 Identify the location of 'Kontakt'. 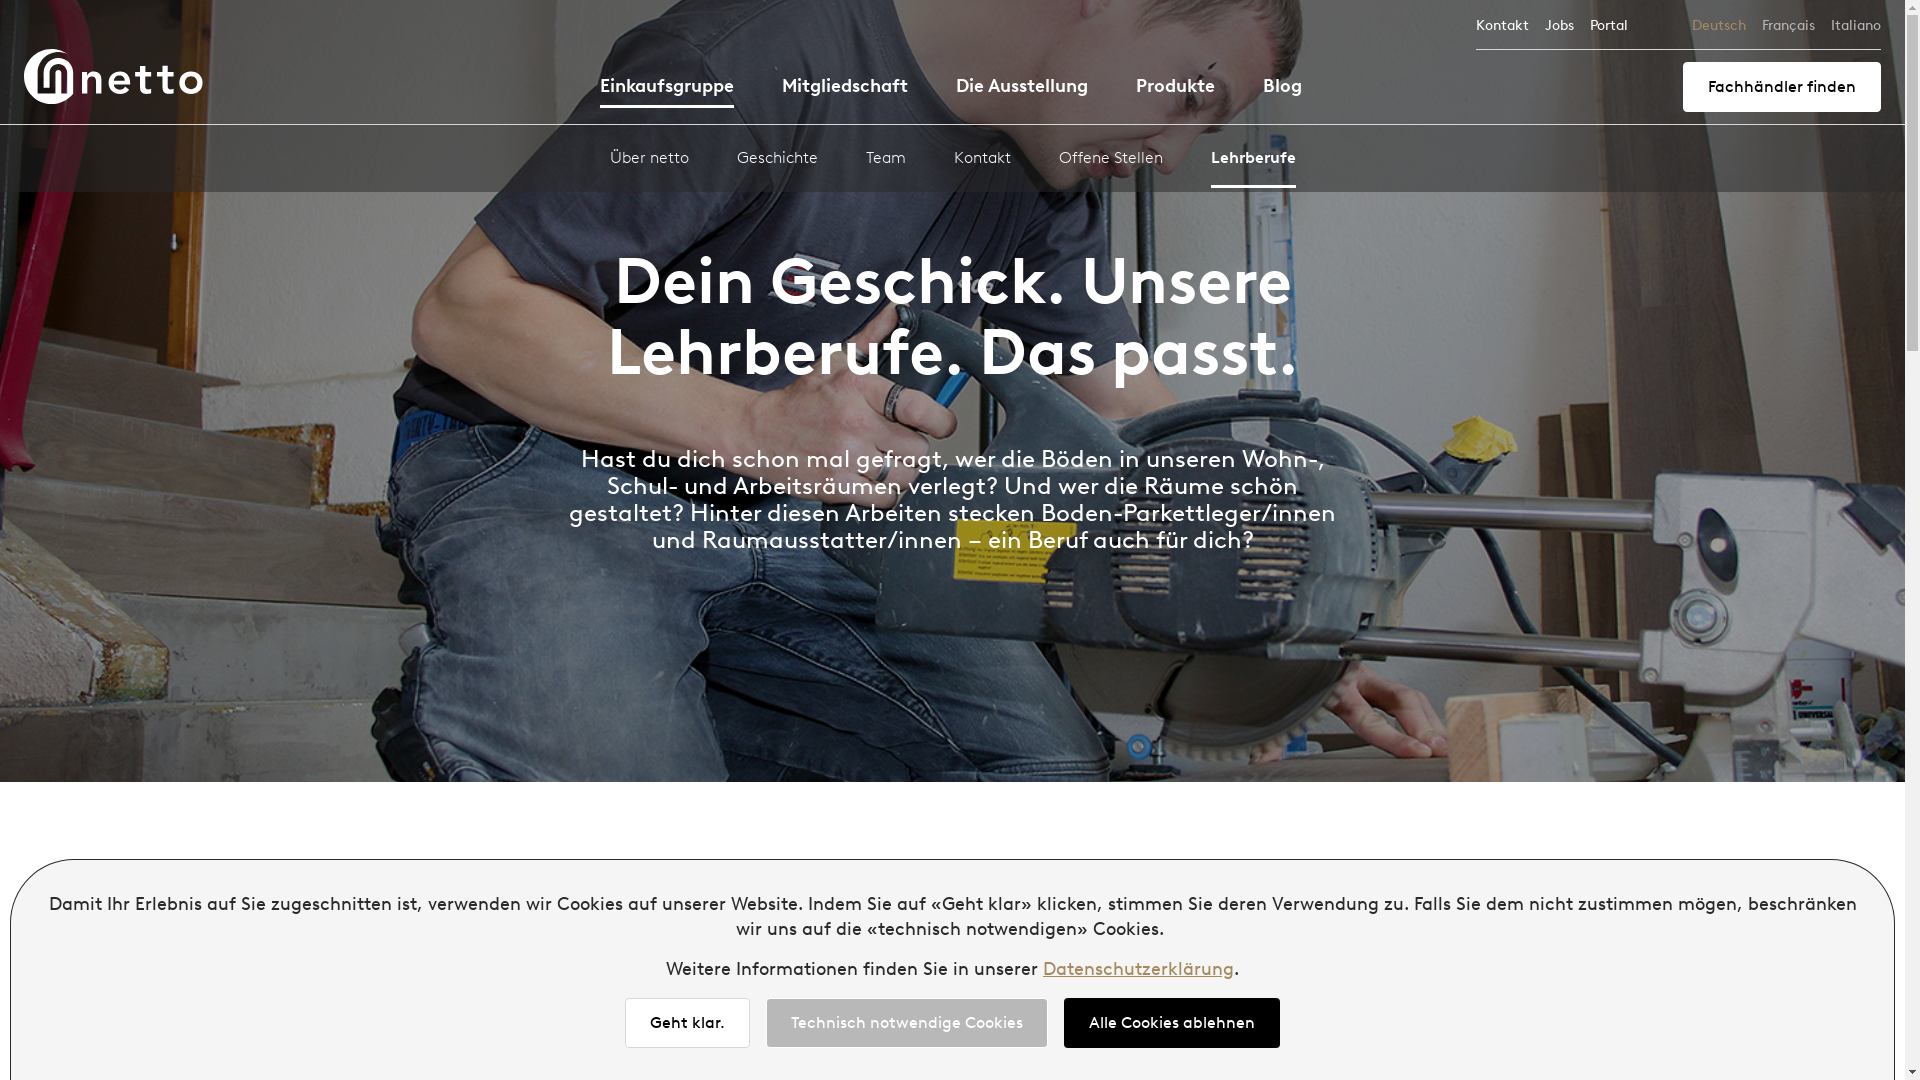
(1502, 25).